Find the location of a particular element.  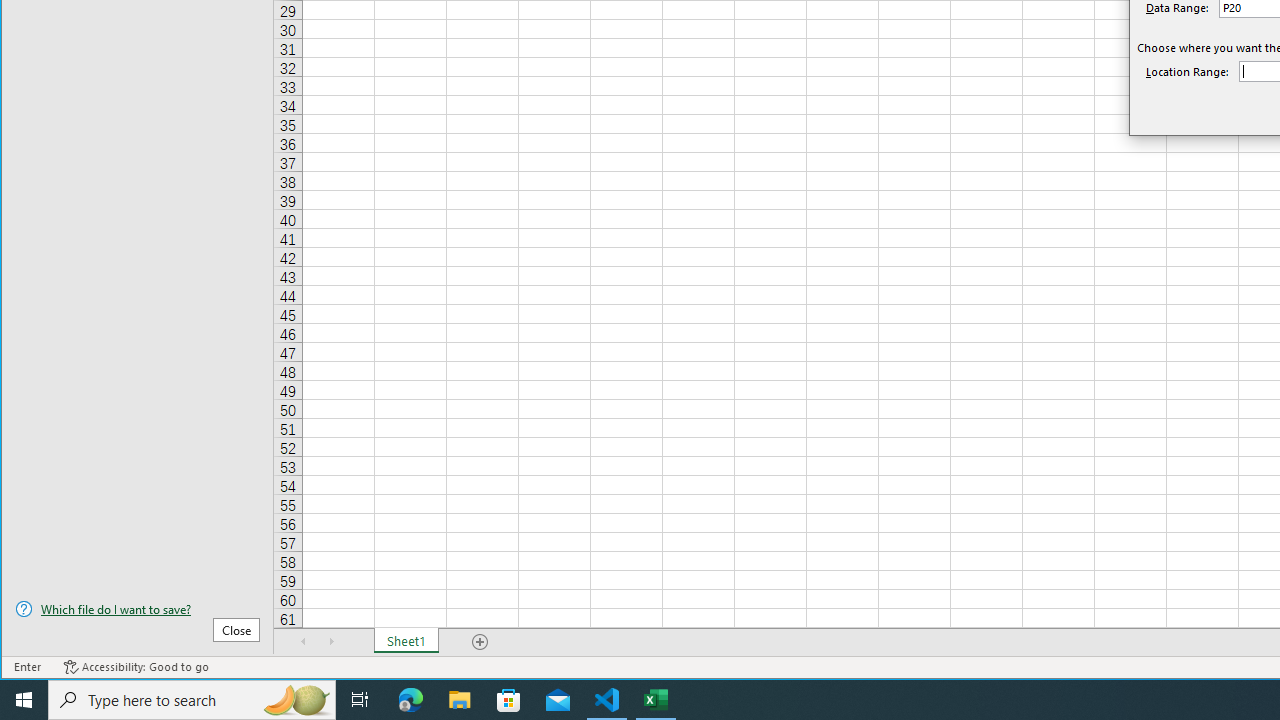

'File Explorer' is located at coordinates (459, 698).